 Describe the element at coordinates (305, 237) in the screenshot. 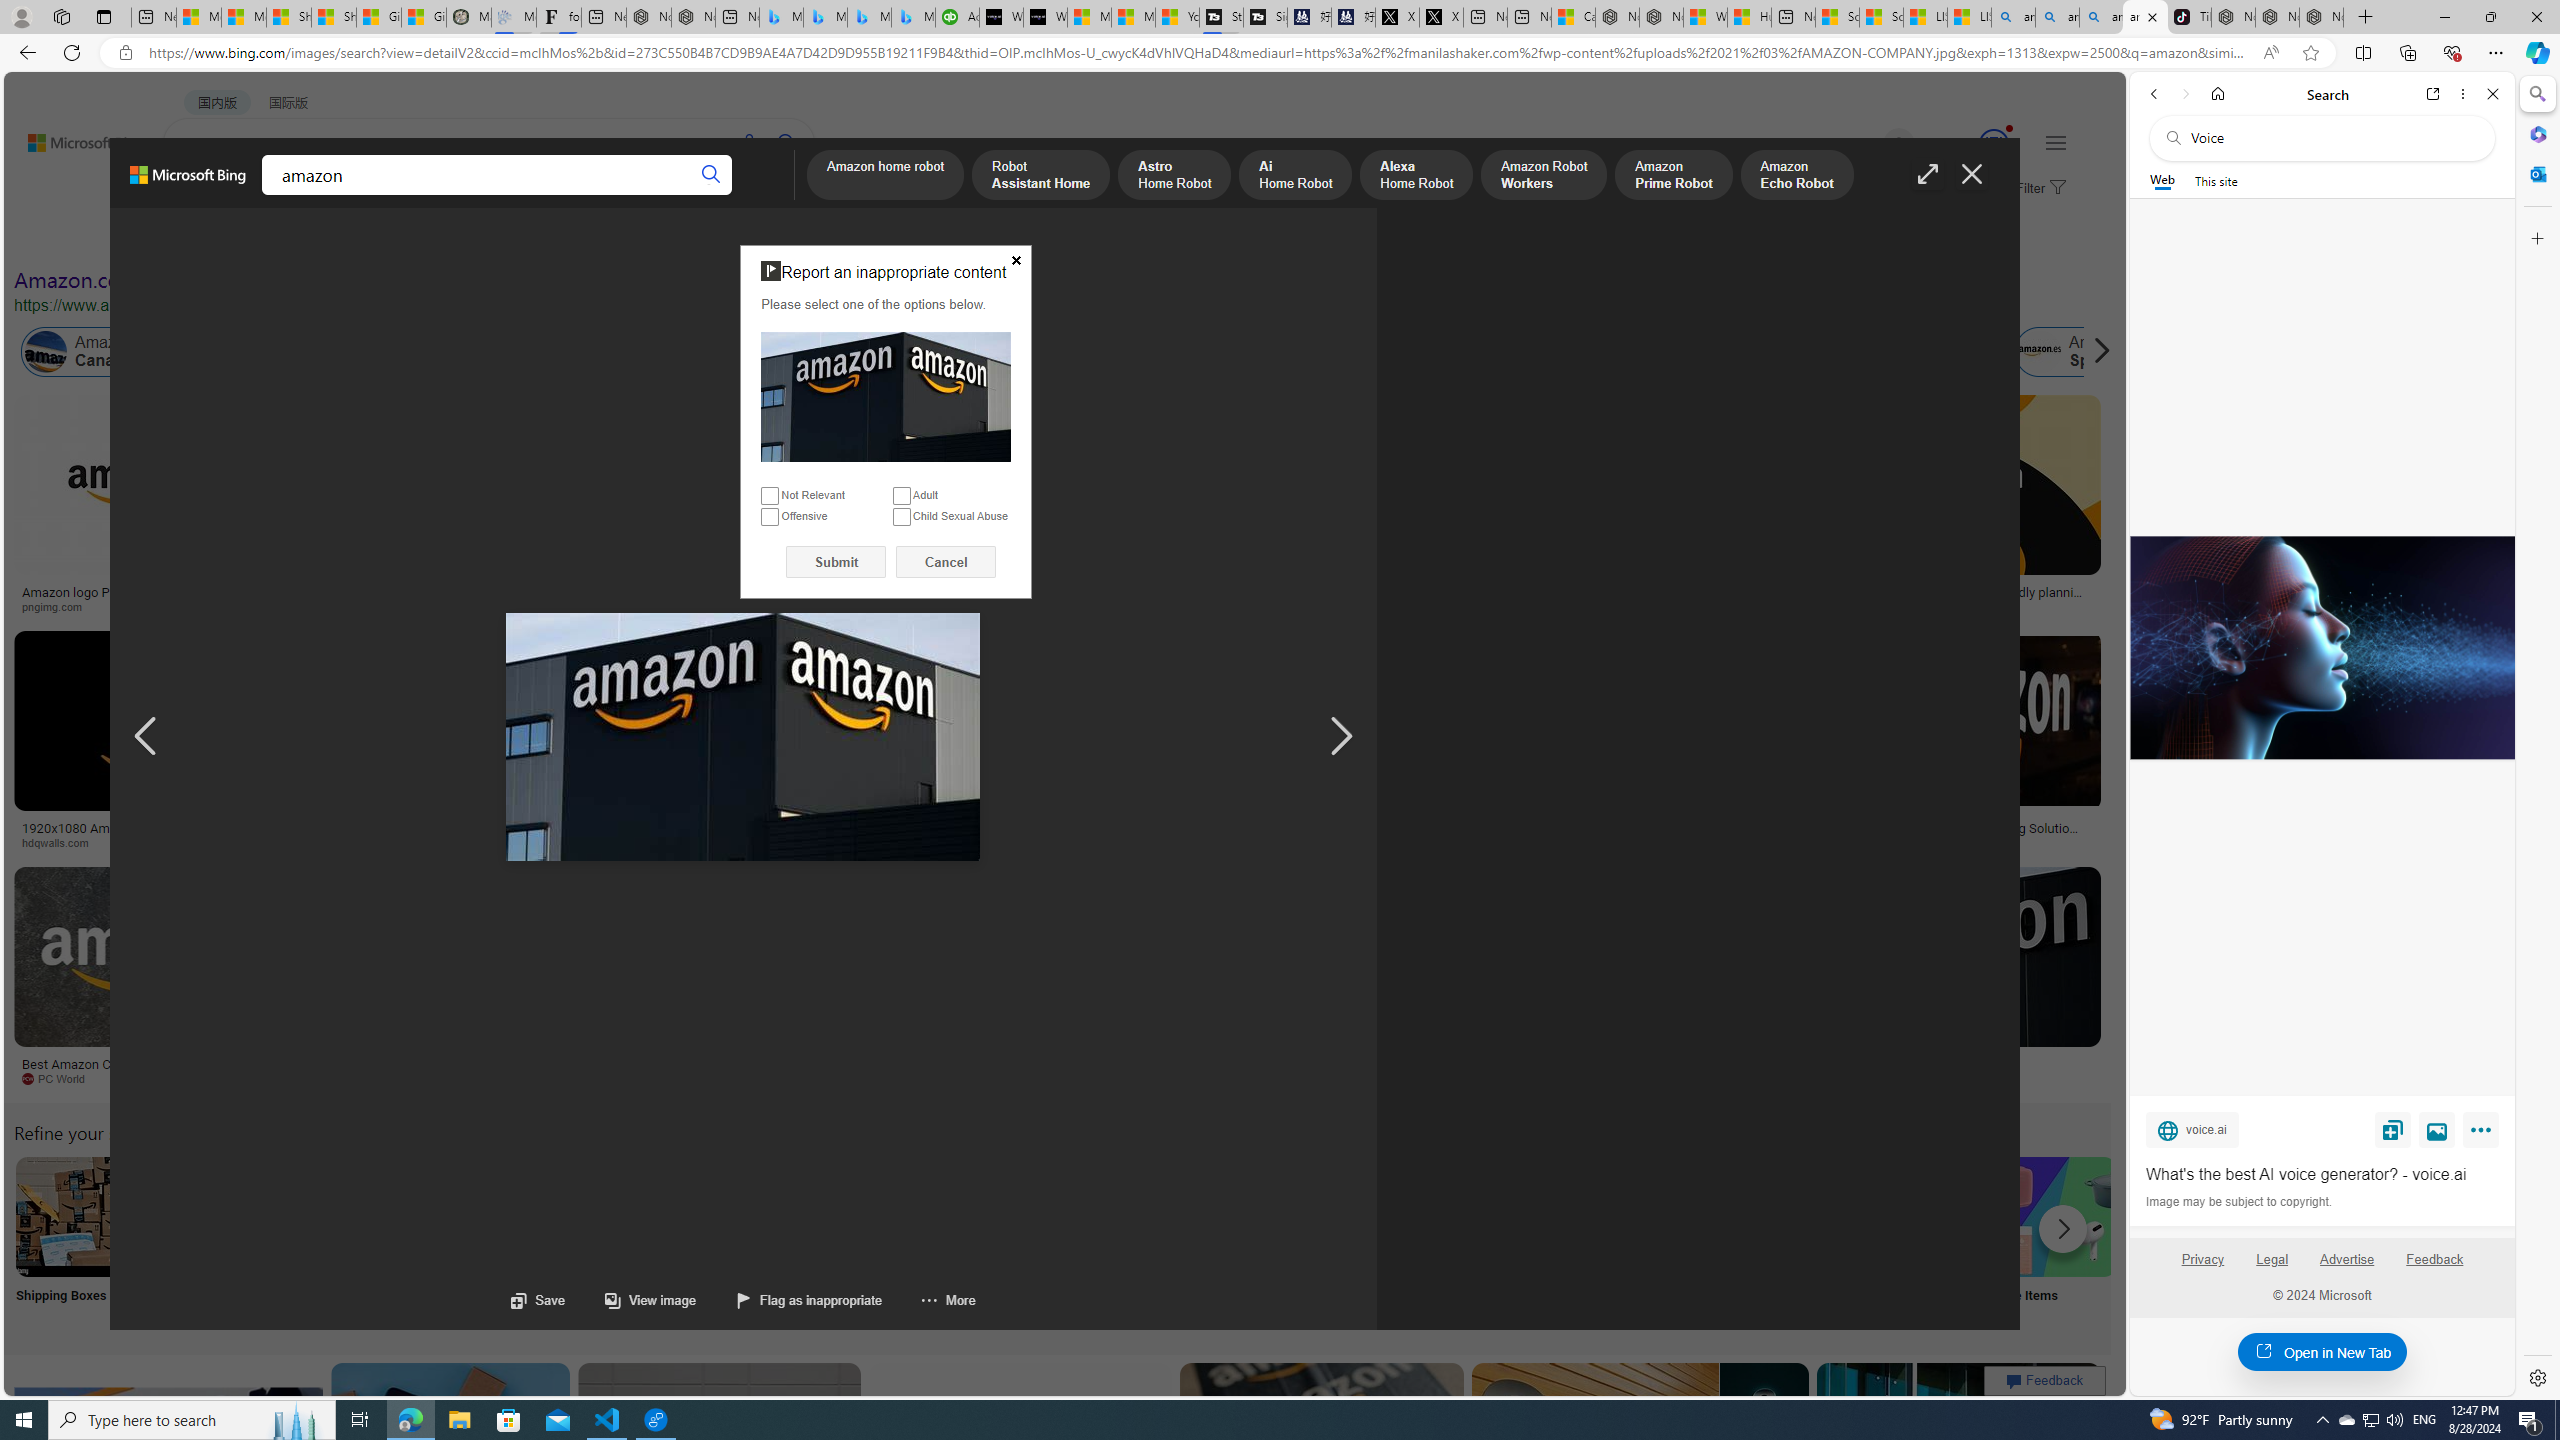

I see `'Color'` at that location.